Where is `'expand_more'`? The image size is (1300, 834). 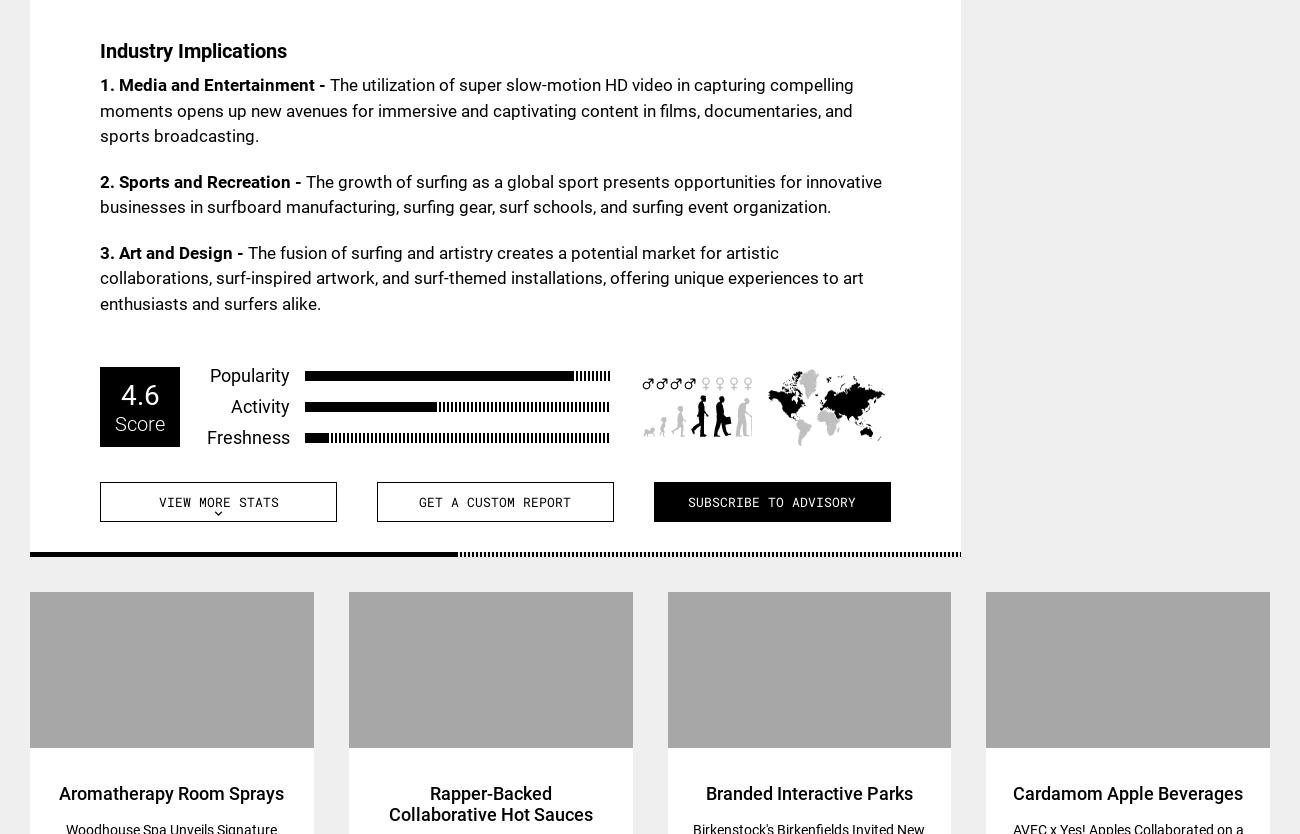 'expand_more' is located at coordinates (217, 512).